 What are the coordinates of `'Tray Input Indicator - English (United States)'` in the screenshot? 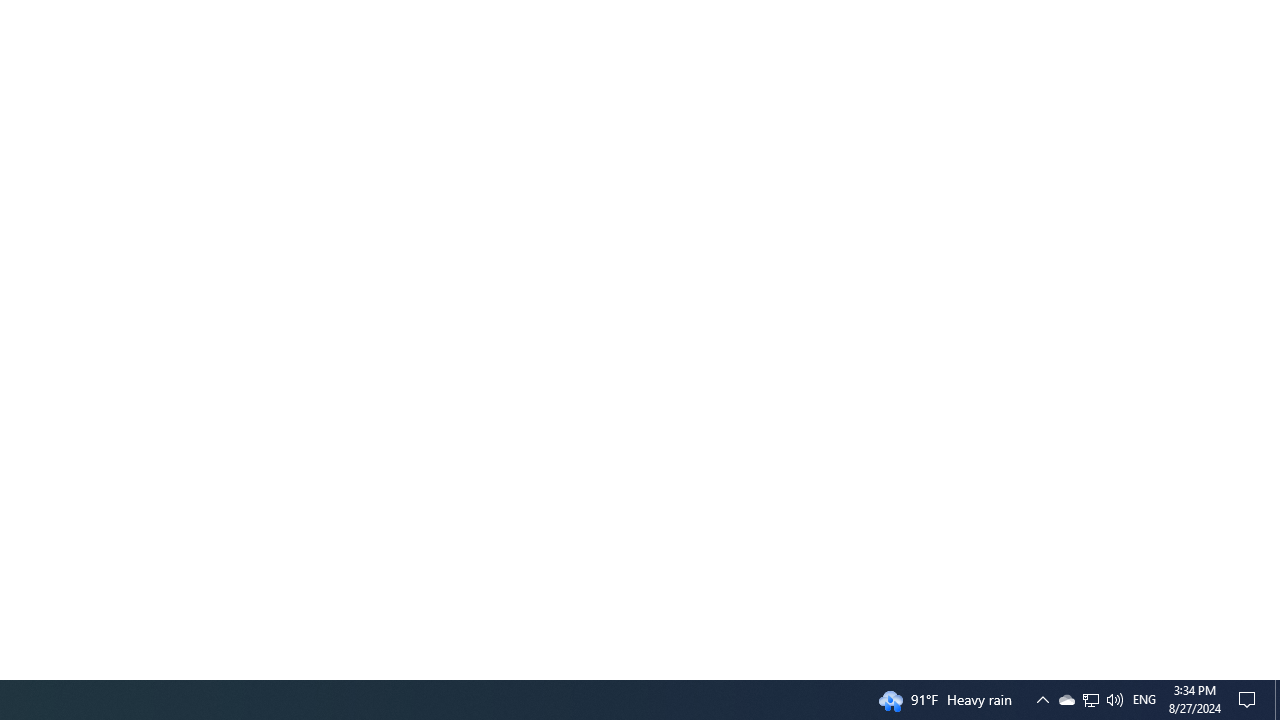 It's located at (1090, 698).